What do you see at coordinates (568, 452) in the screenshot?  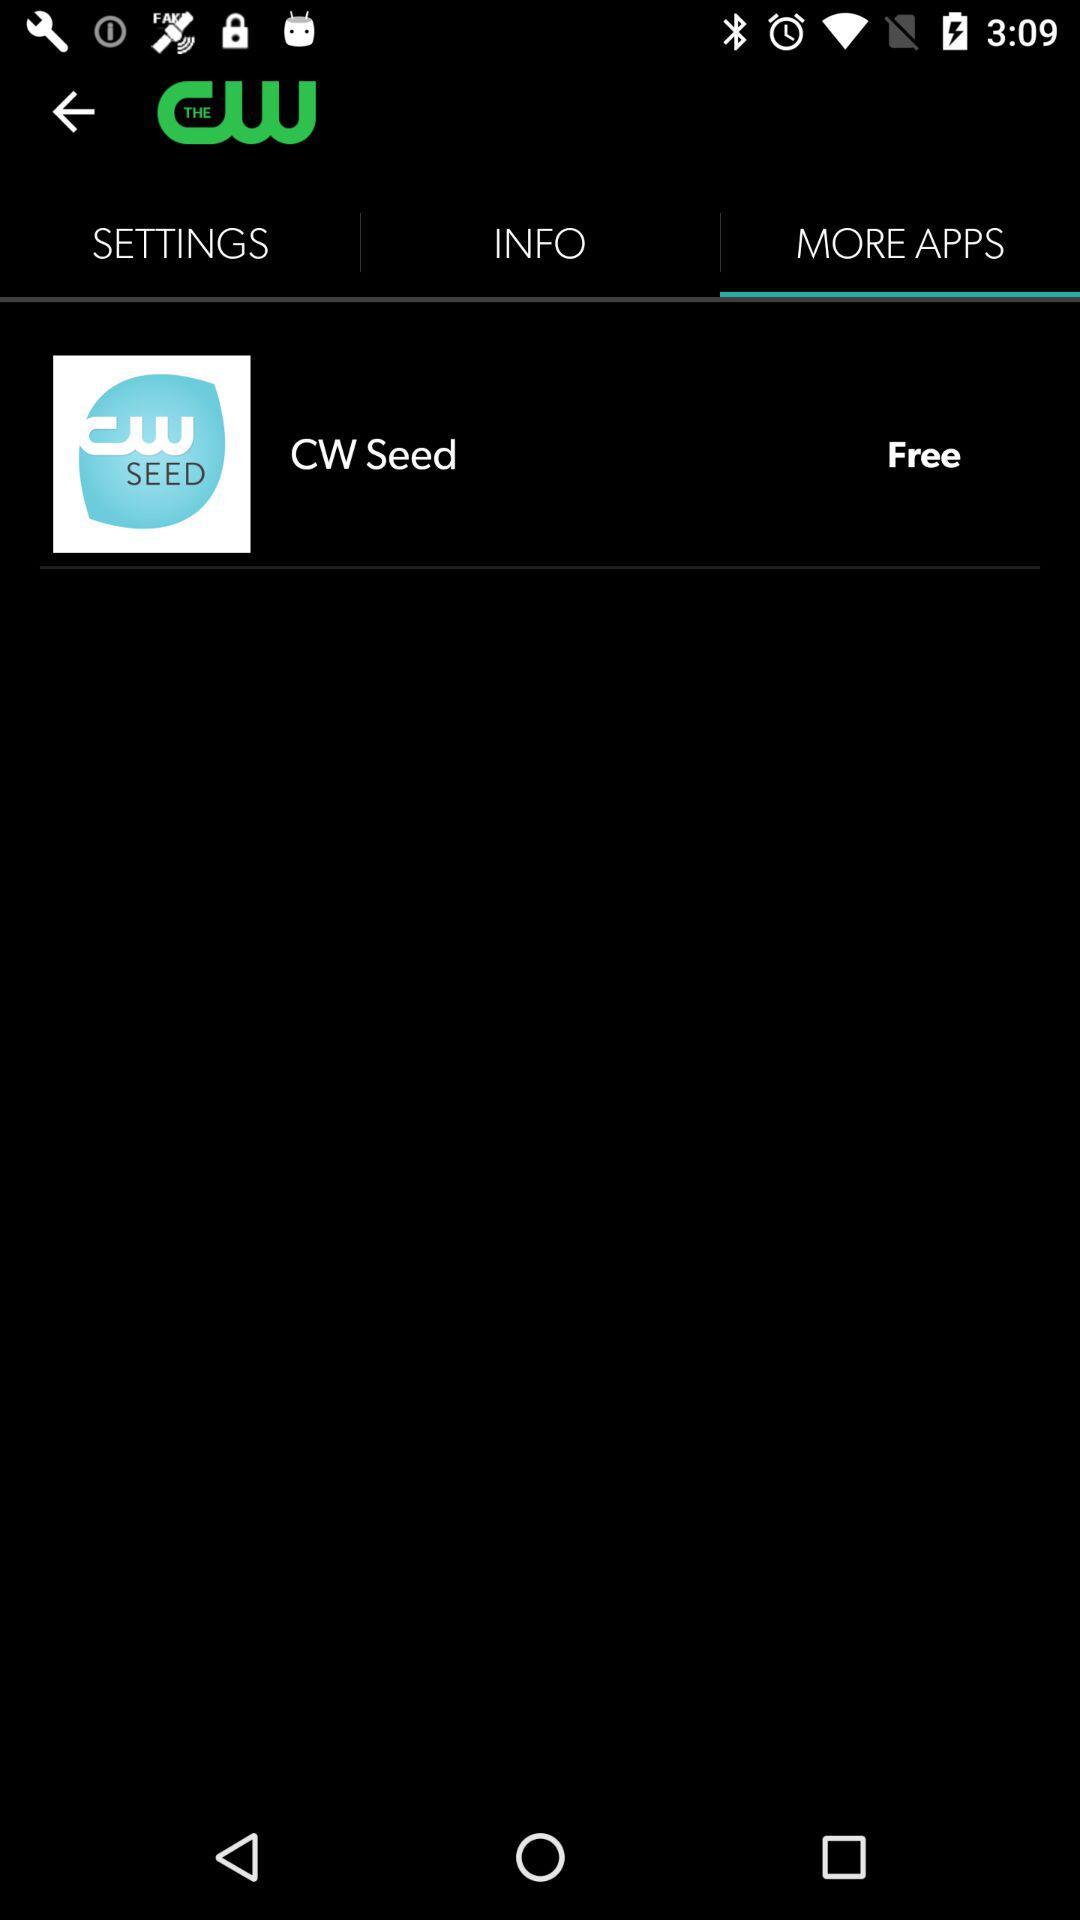 I see `the icon to the left of free` at bounding box center [568, 452].